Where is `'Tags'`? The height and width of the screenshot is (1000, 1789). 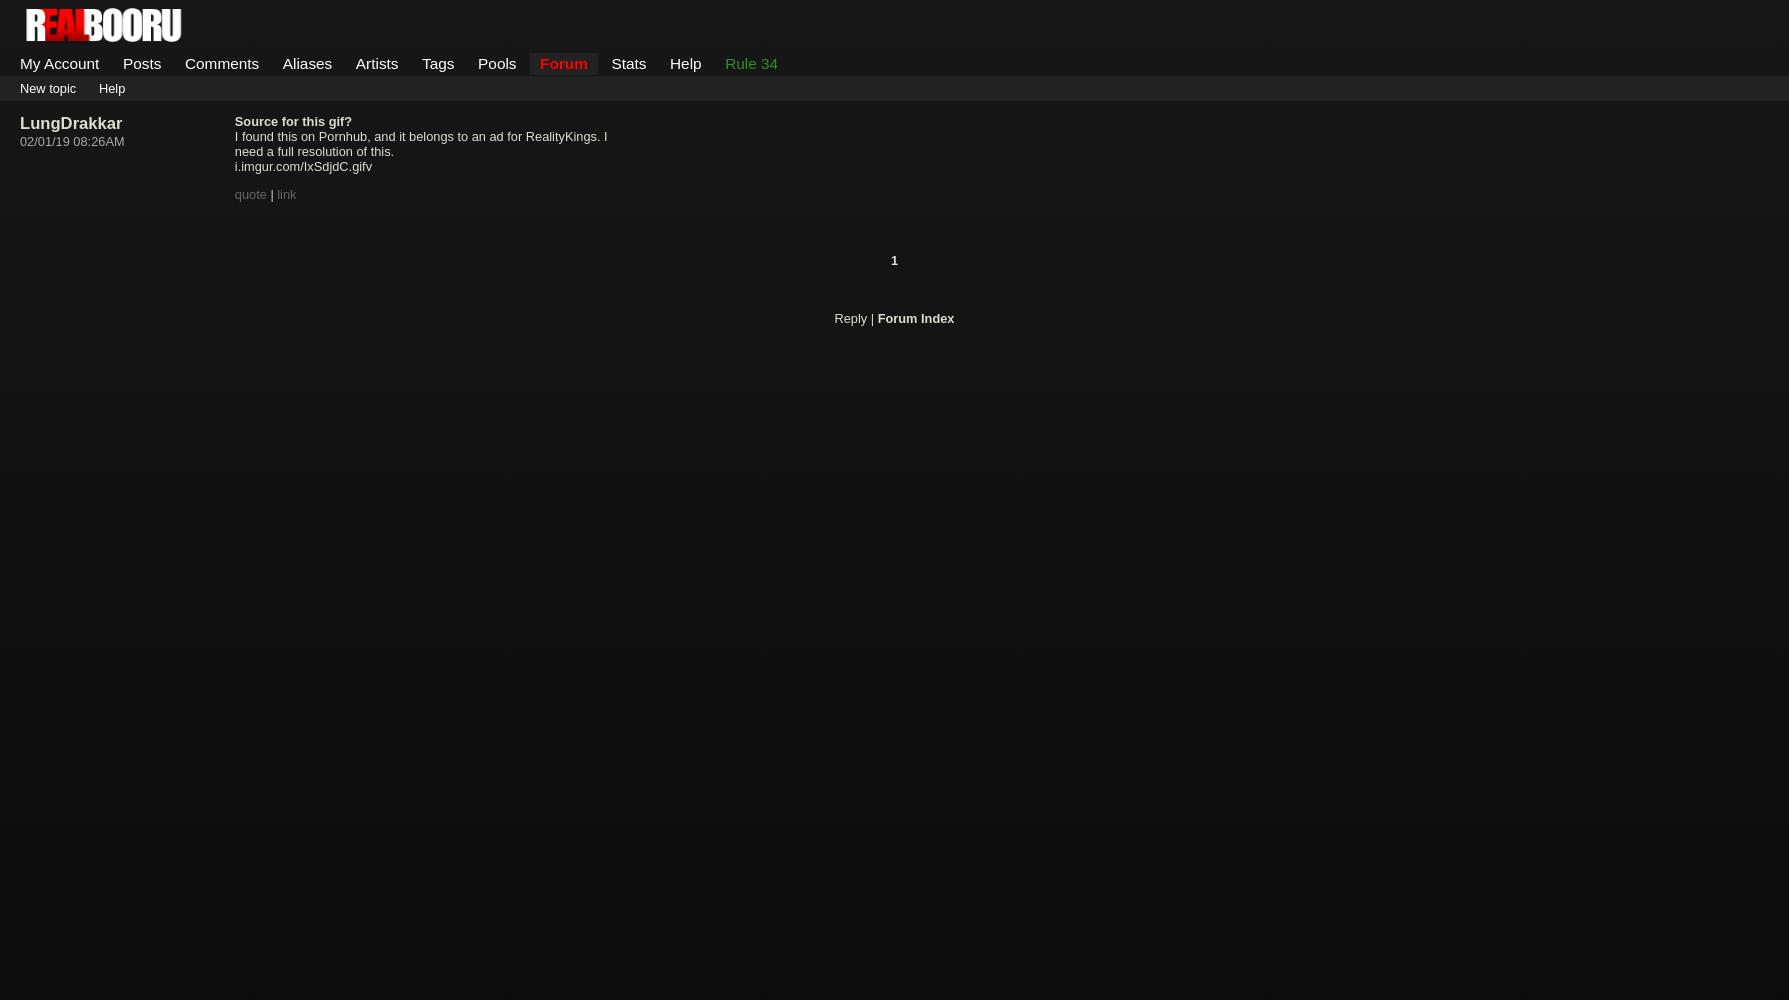 'Tags' is located at coordinates (436, 62).